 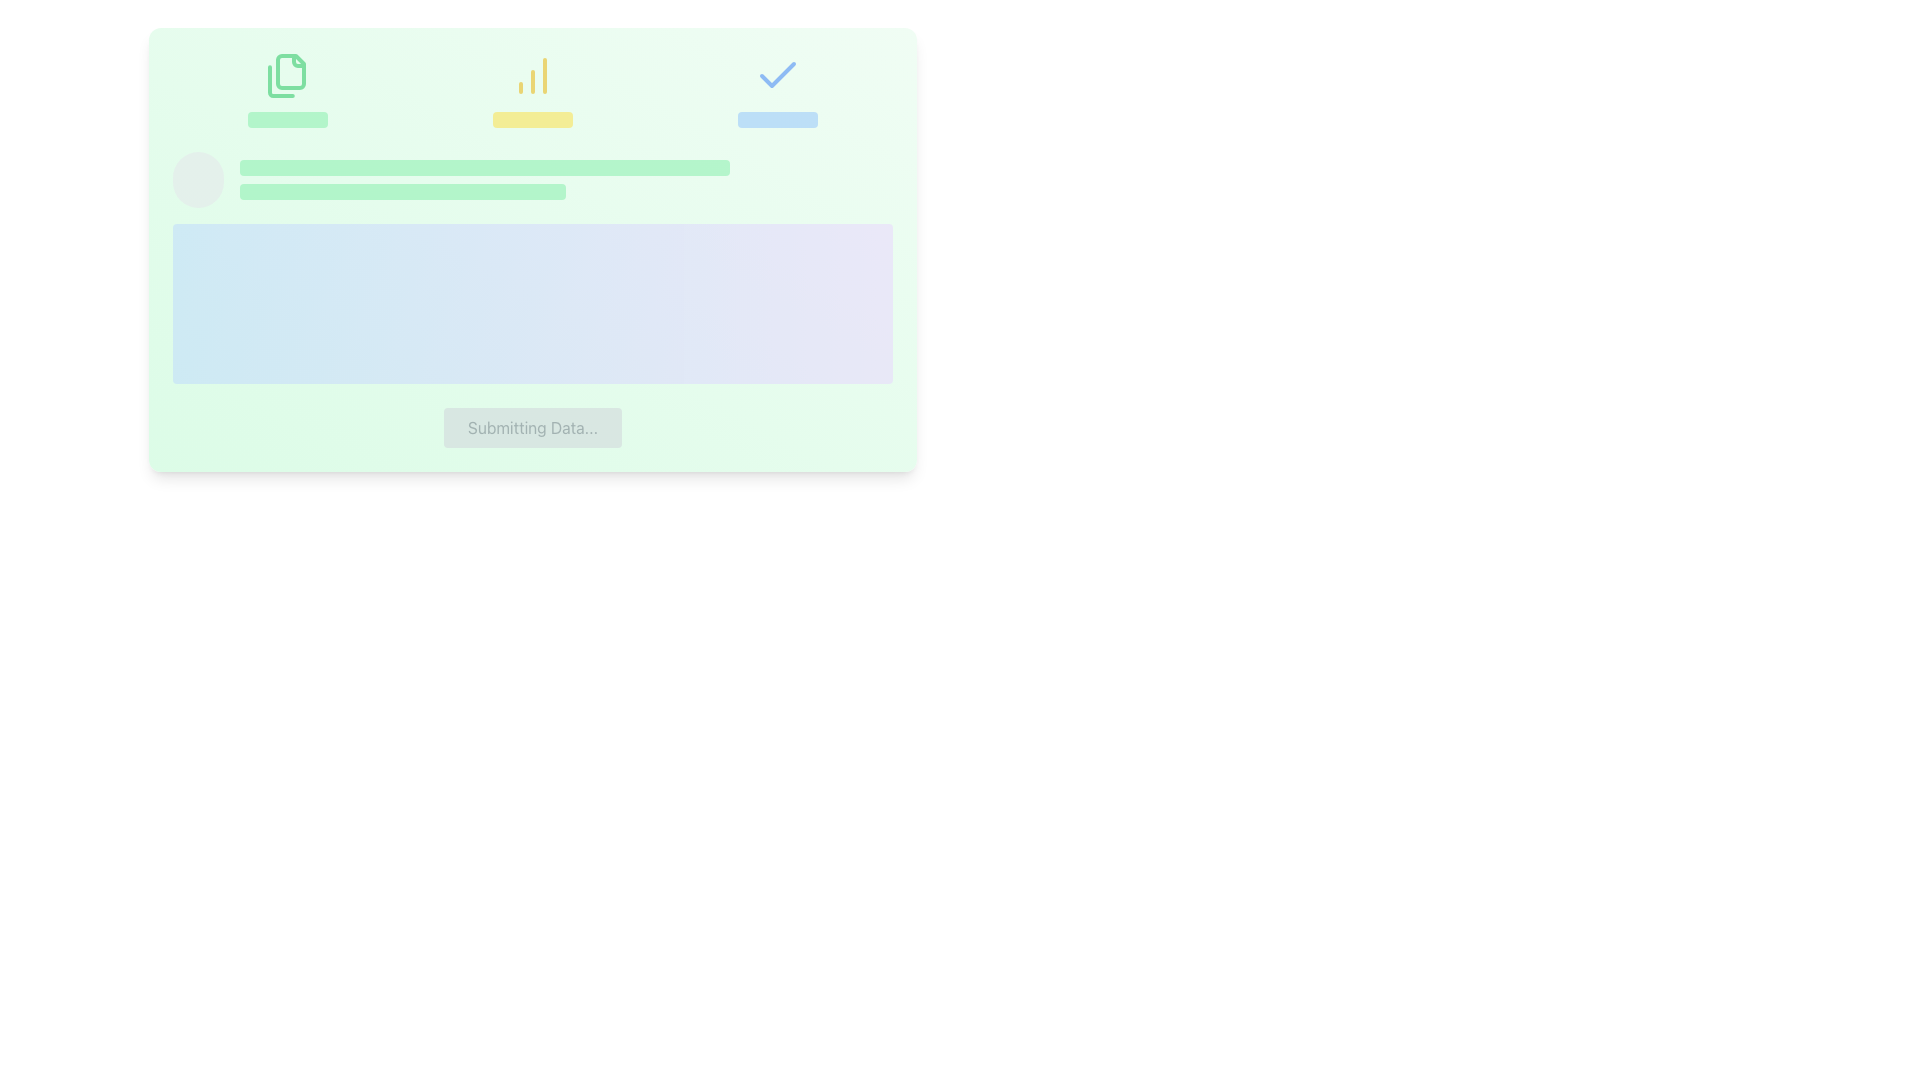 I want to click on the green icon representing two overlapping sheets in the left-most column of the grid layout to trigger the tooltip or animation, so click(x=286, y=88).